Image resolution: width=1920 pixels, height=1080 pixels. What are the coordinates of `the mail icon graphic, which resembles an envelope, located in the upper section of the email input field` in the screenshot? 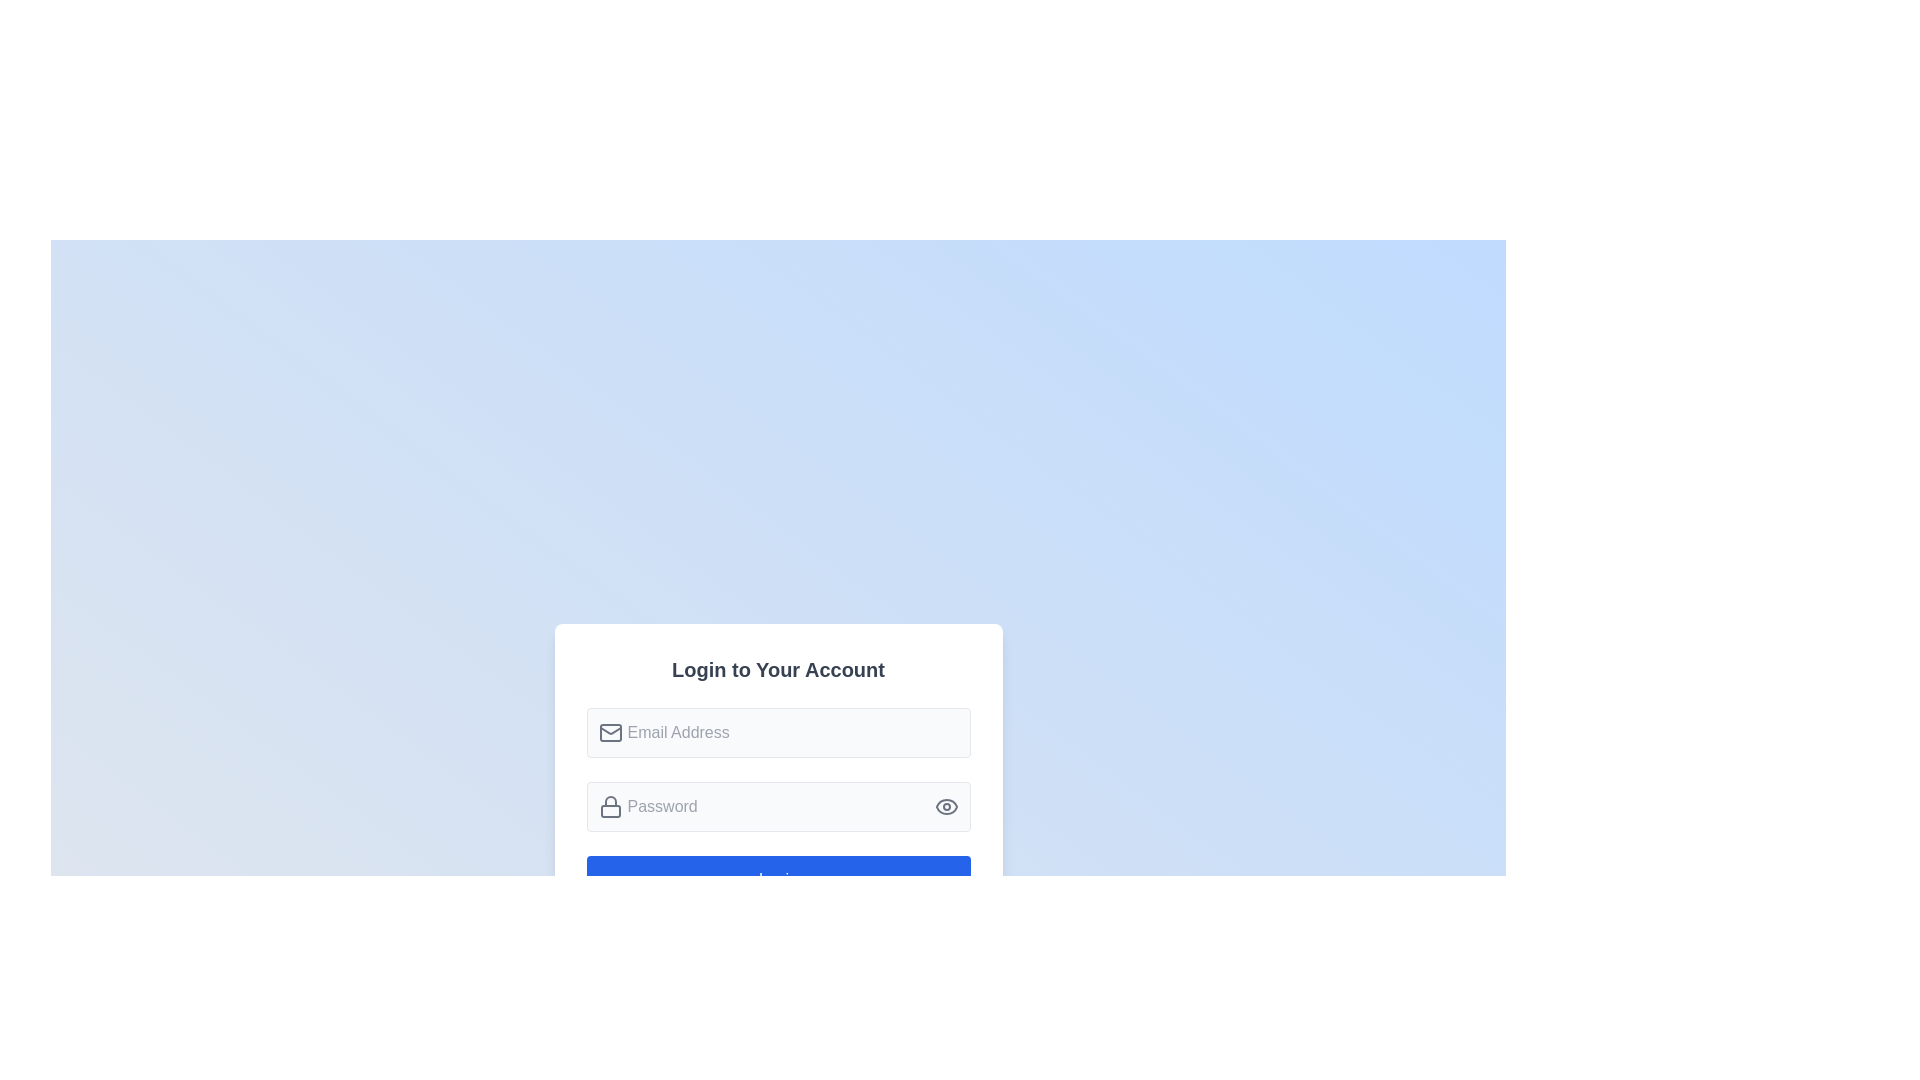 It's located at (609, 732).